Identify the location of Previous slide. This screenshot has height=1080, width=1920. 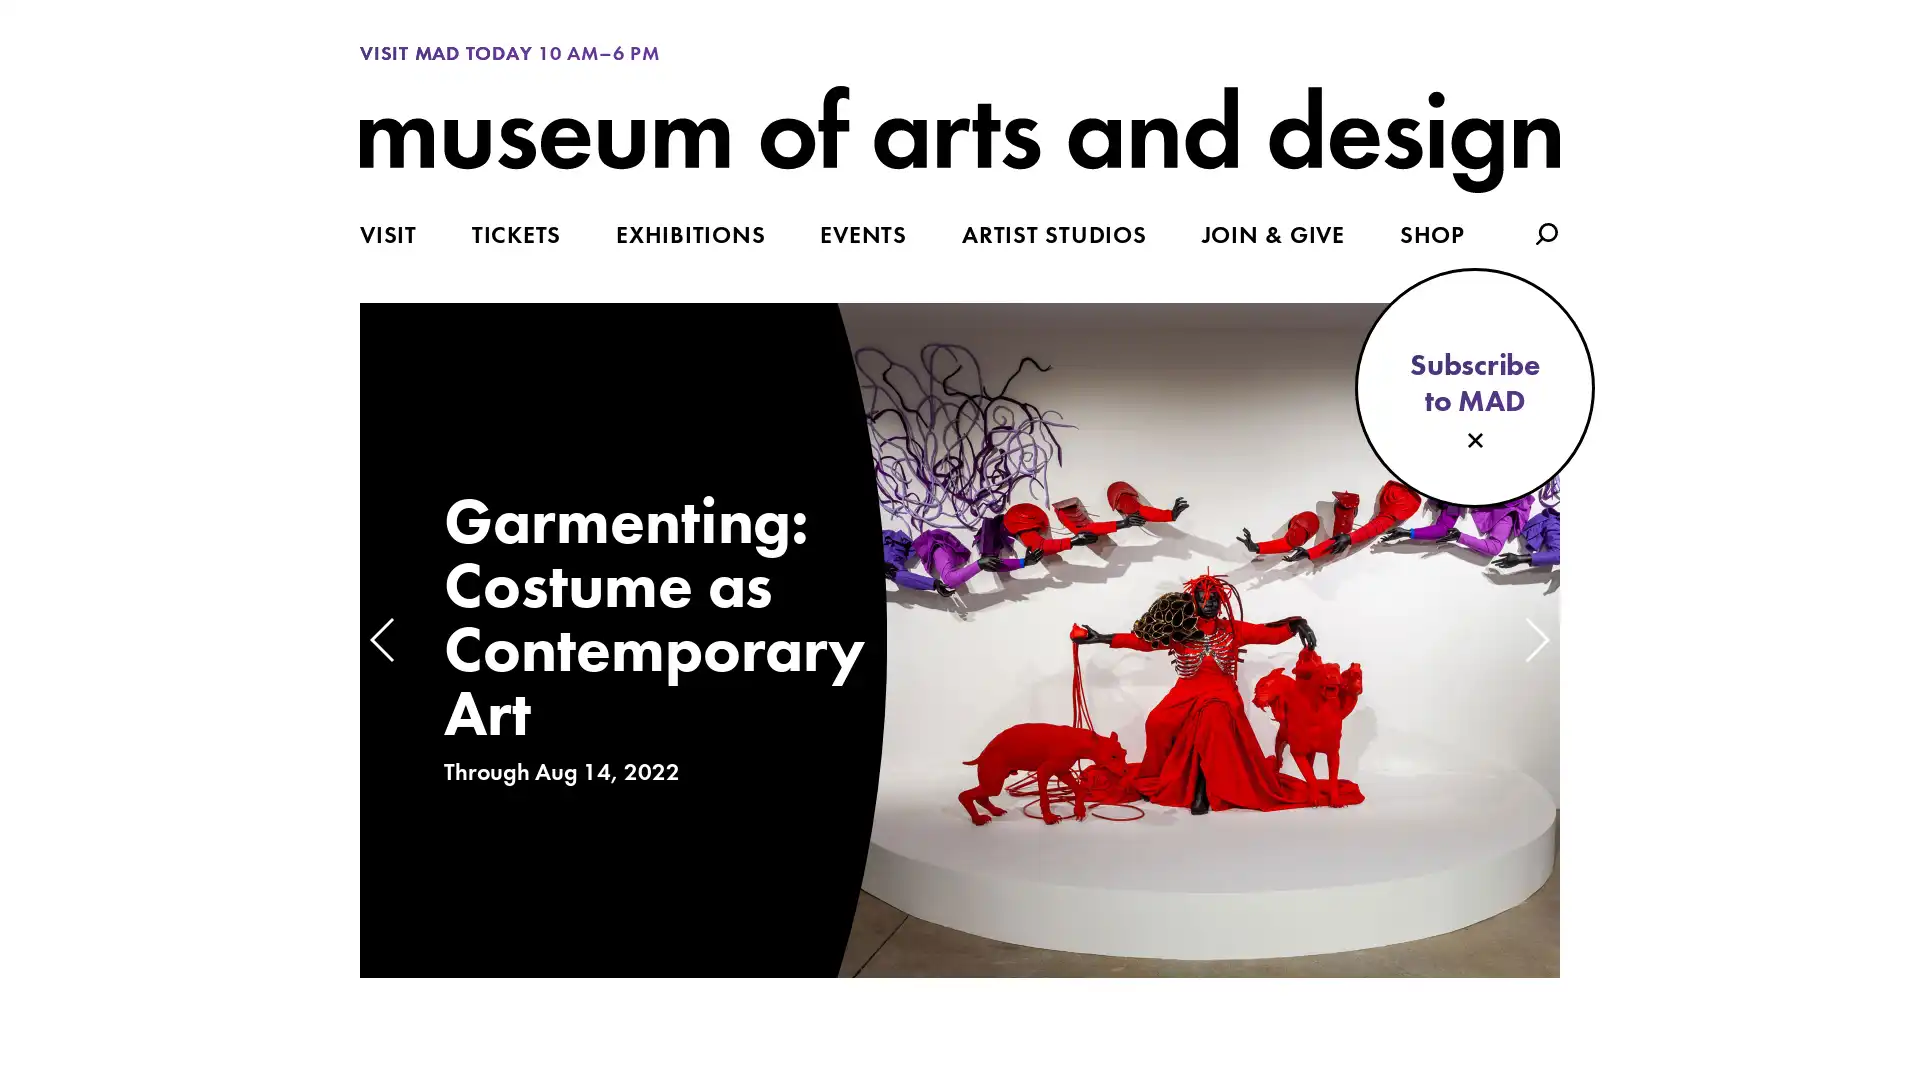
(383, 640).